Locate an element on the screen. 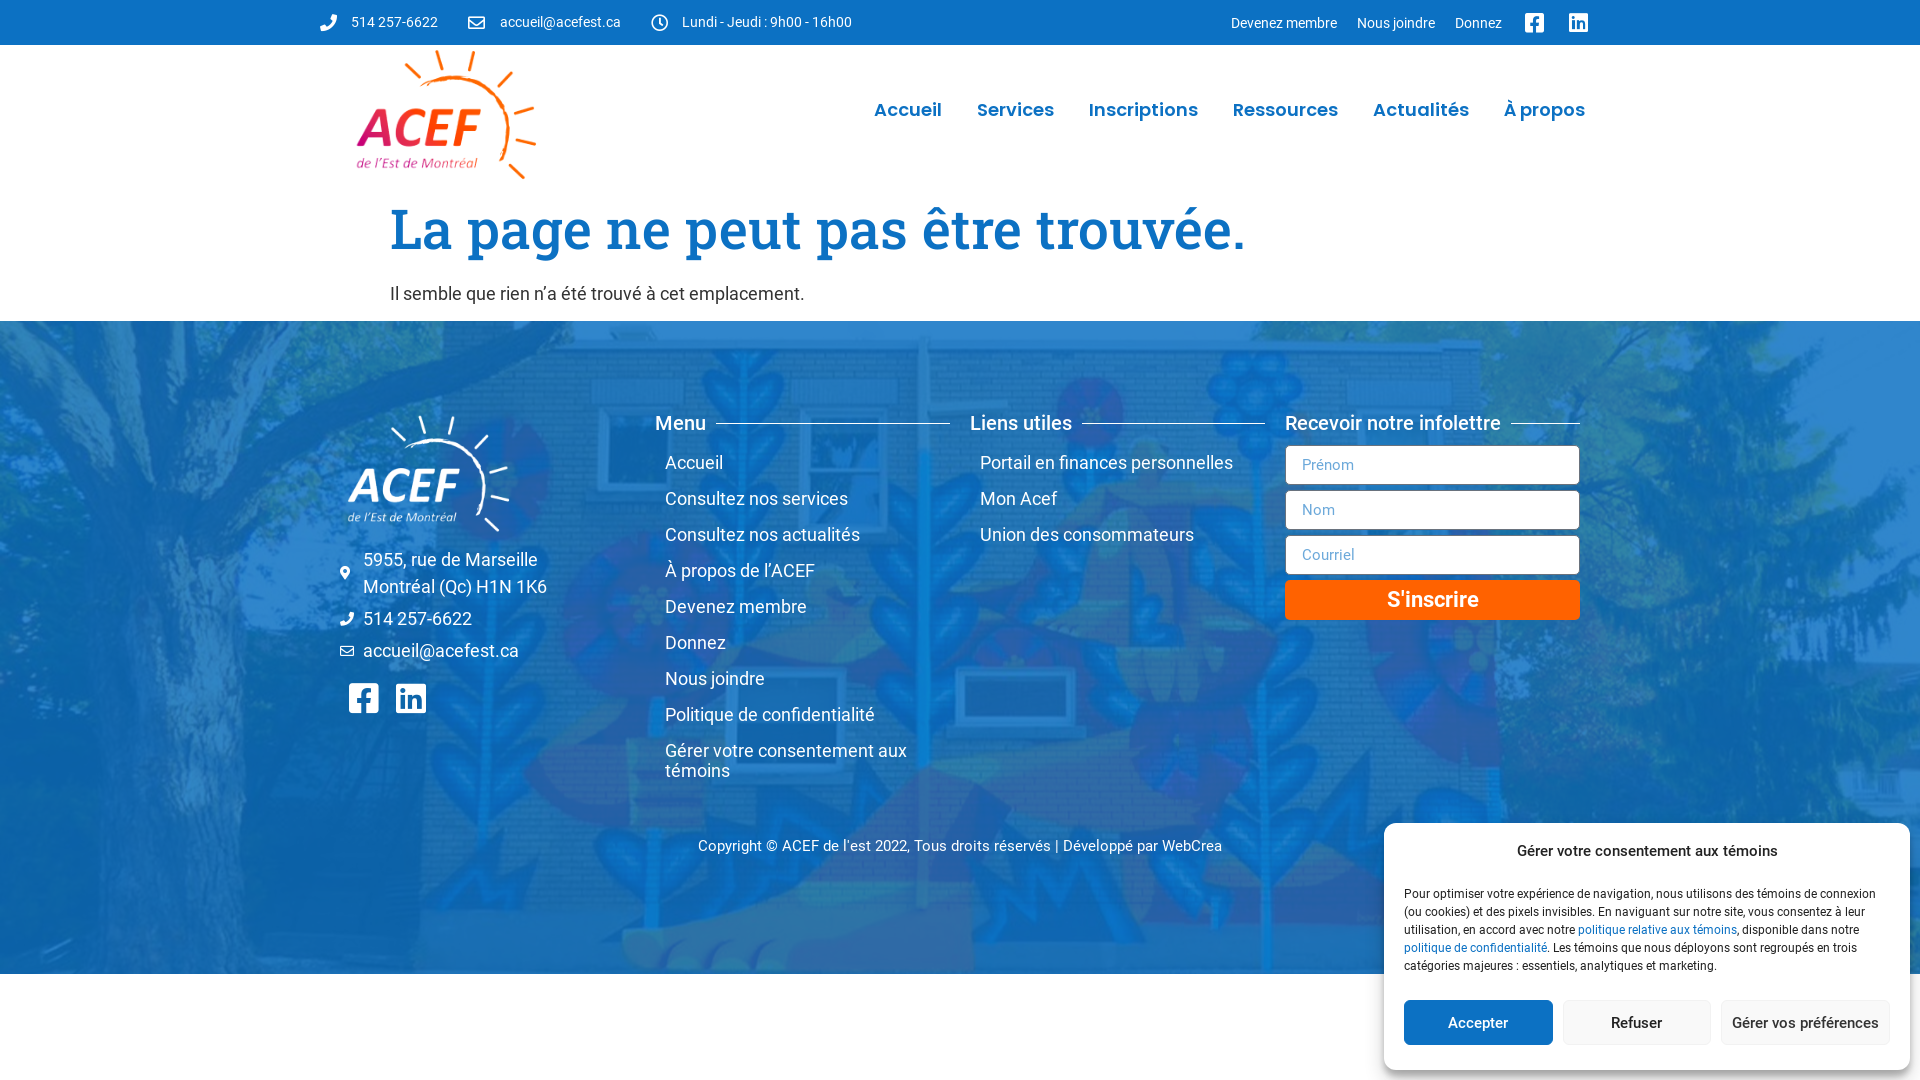 This screenshot has width=1920, height=1080. 'Services' is located at coordinates (1015, 110).